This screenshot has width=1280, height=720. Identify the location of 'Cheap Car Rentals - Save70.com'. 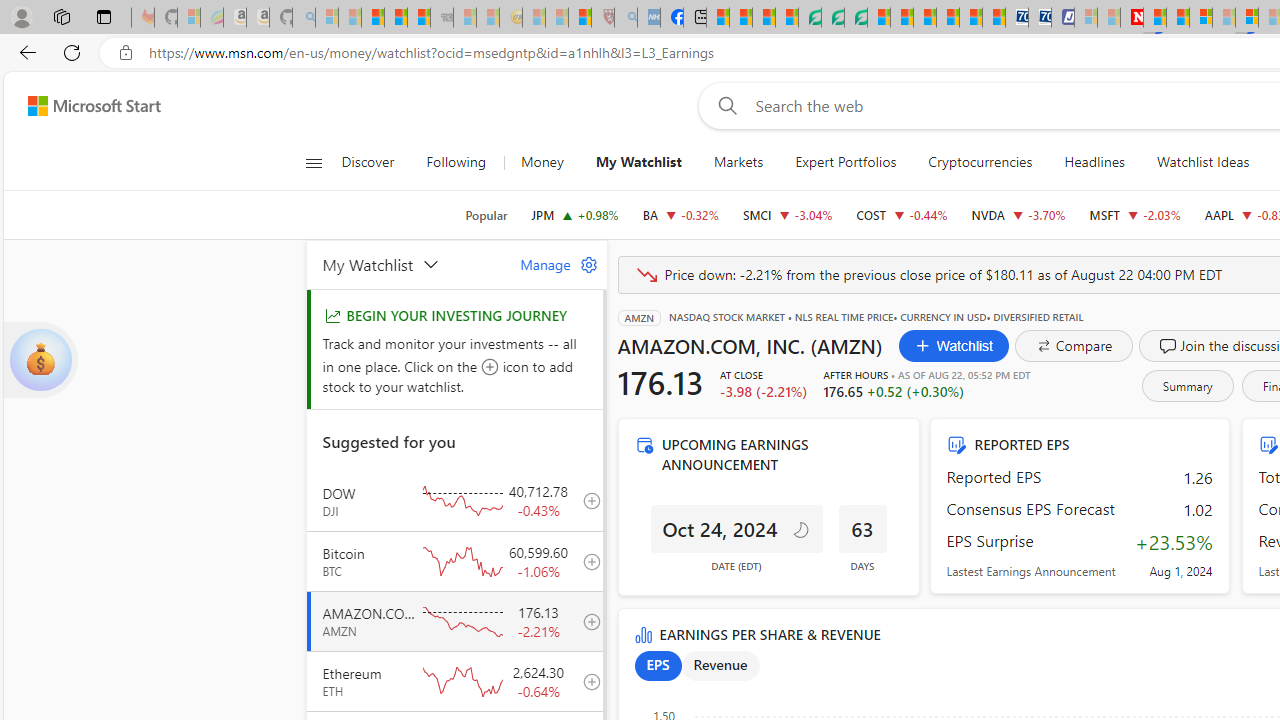
(1016, 17).